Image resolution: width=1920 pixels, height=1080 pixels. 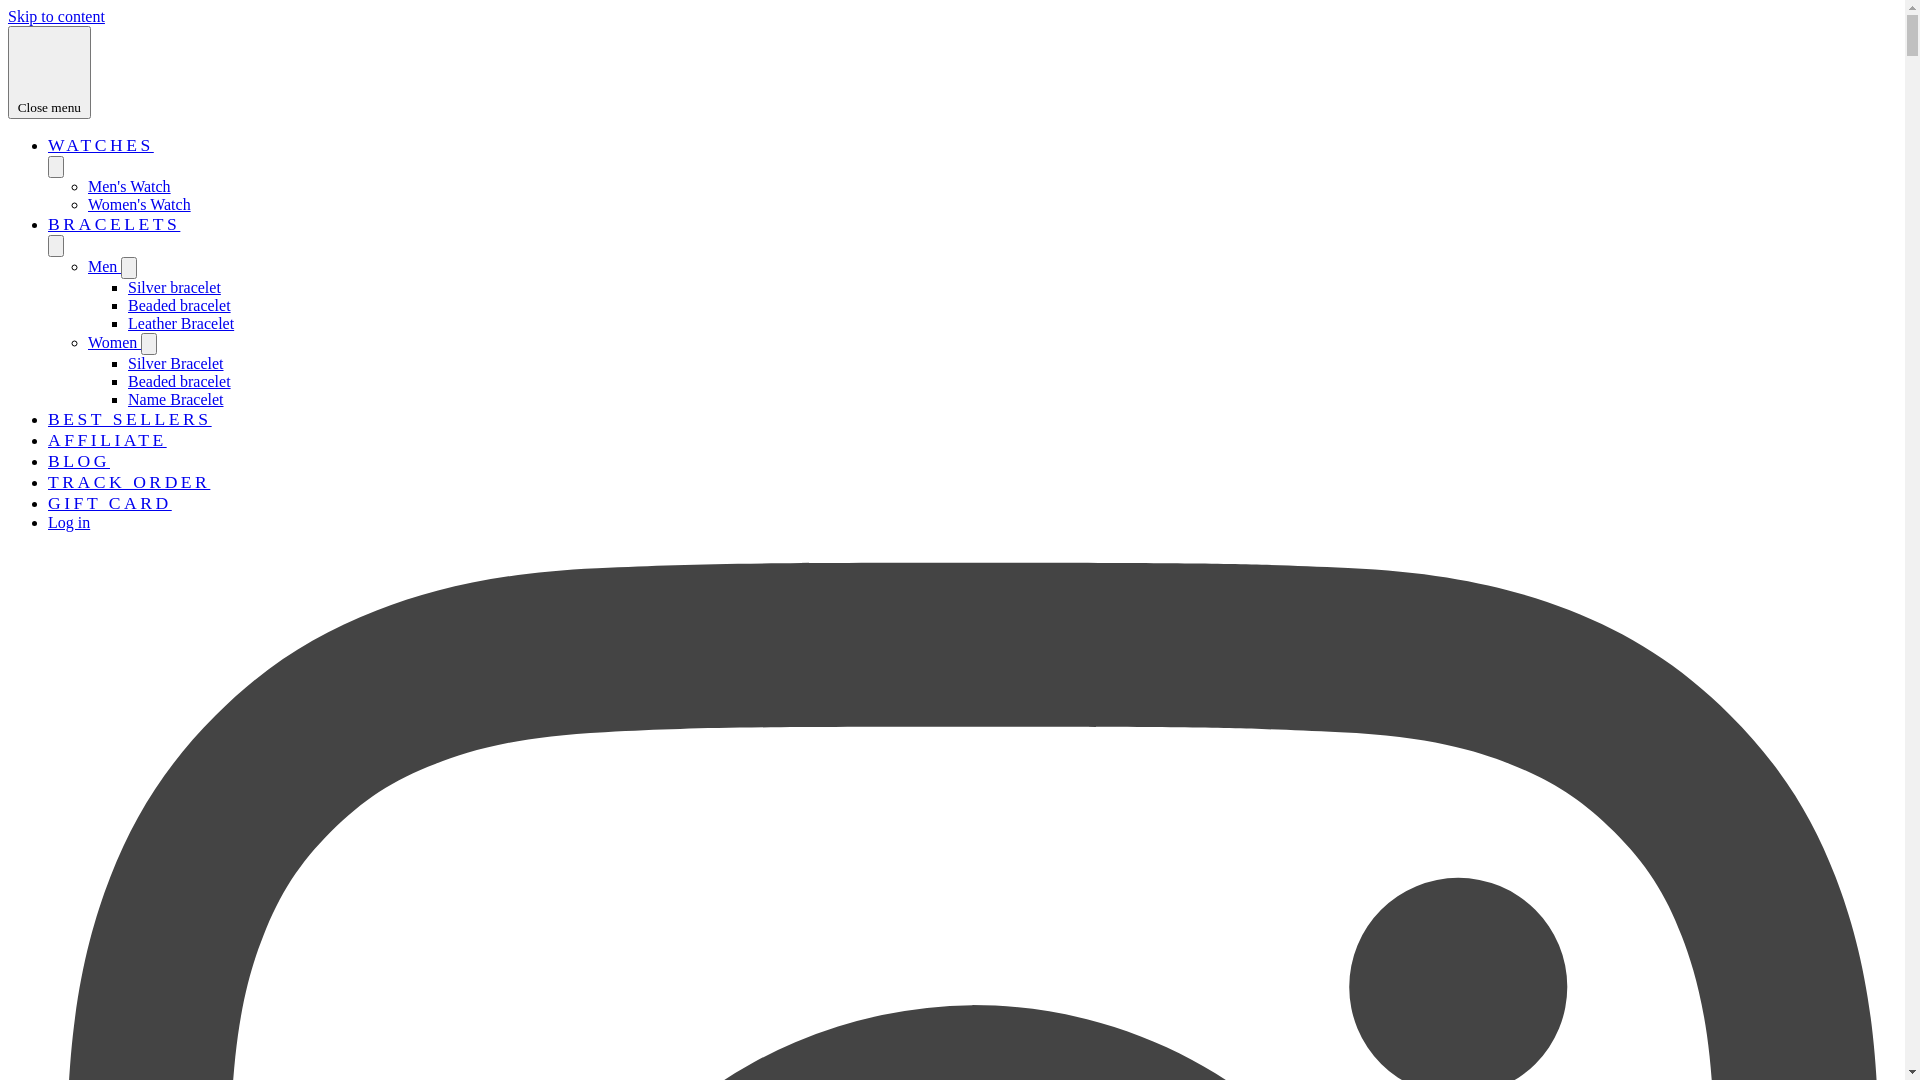 What do you see at coordinates (174, 287) in the screenshot?
I see `'Silver bracelet'` at bounding box center [174, 287].